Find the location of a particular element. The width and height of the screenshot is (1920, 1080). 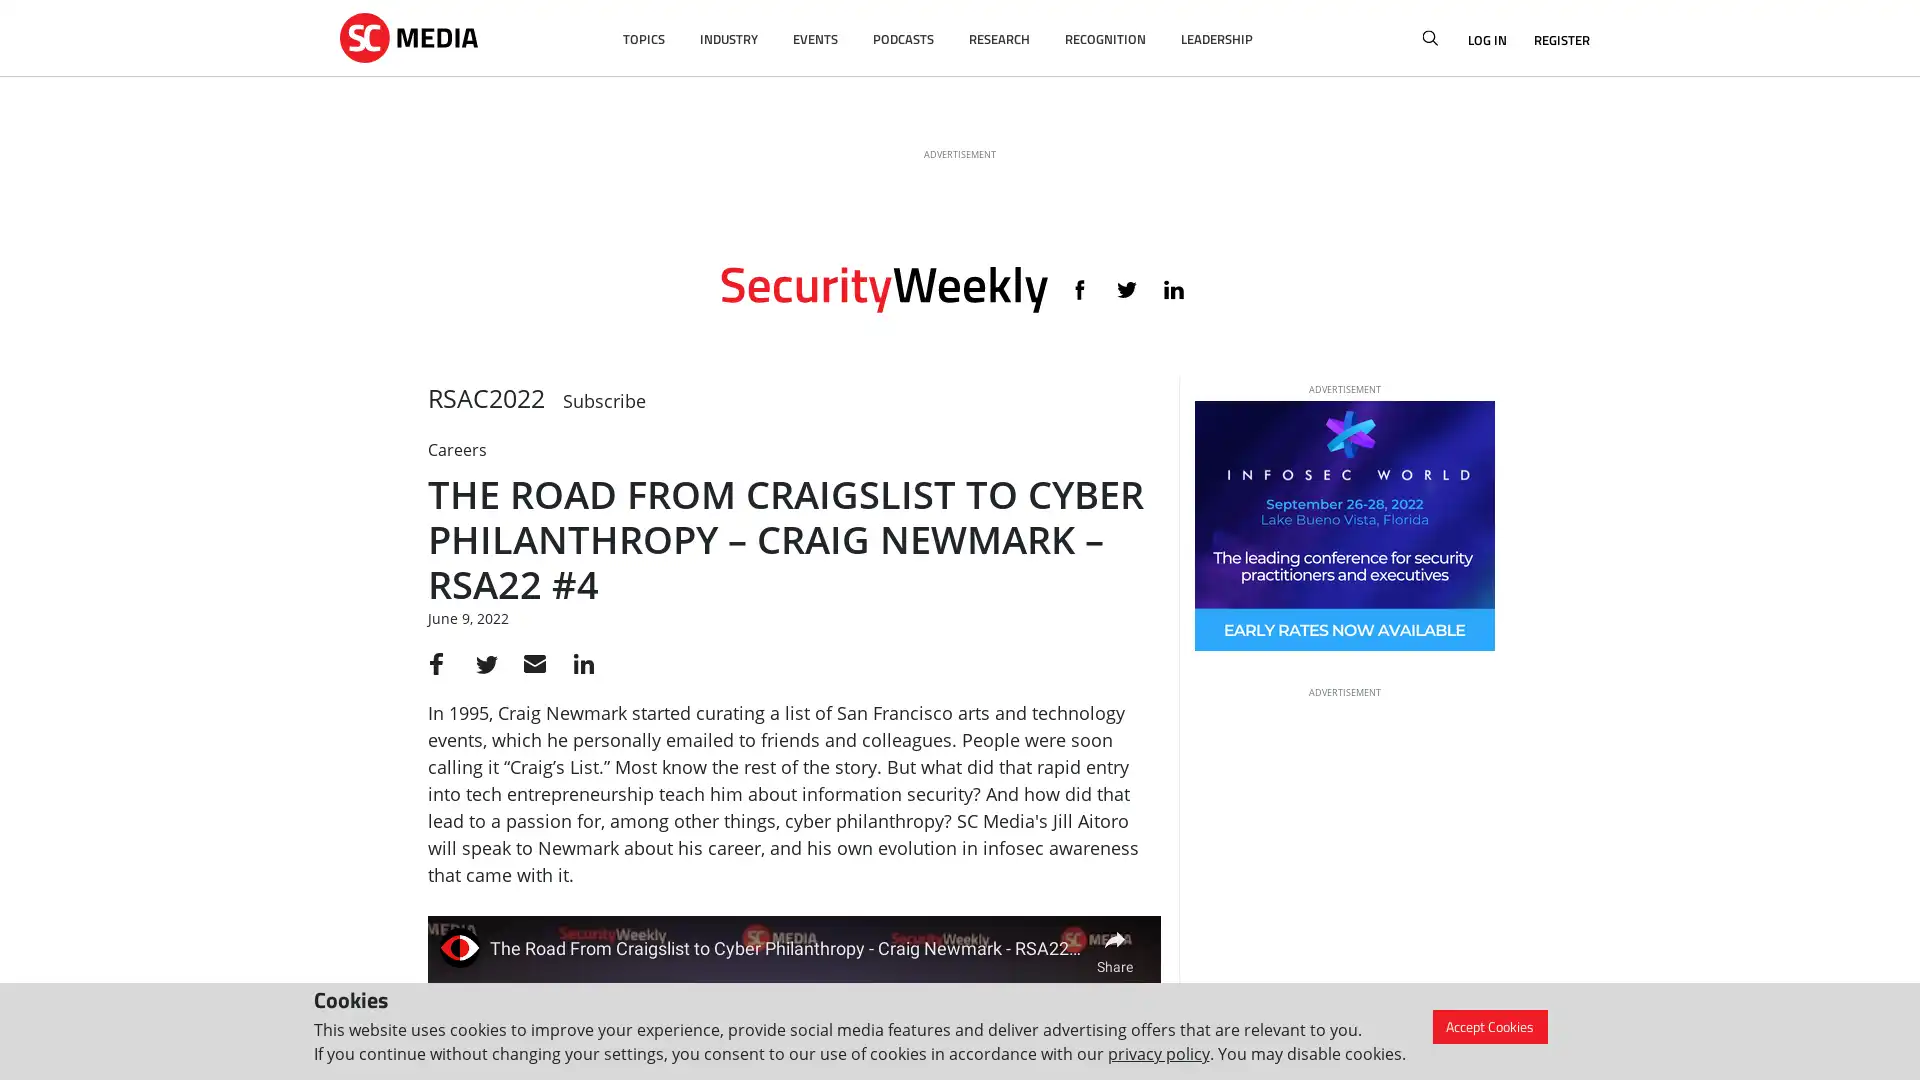

RECOGNITION is located at coordinates (1103, 39).